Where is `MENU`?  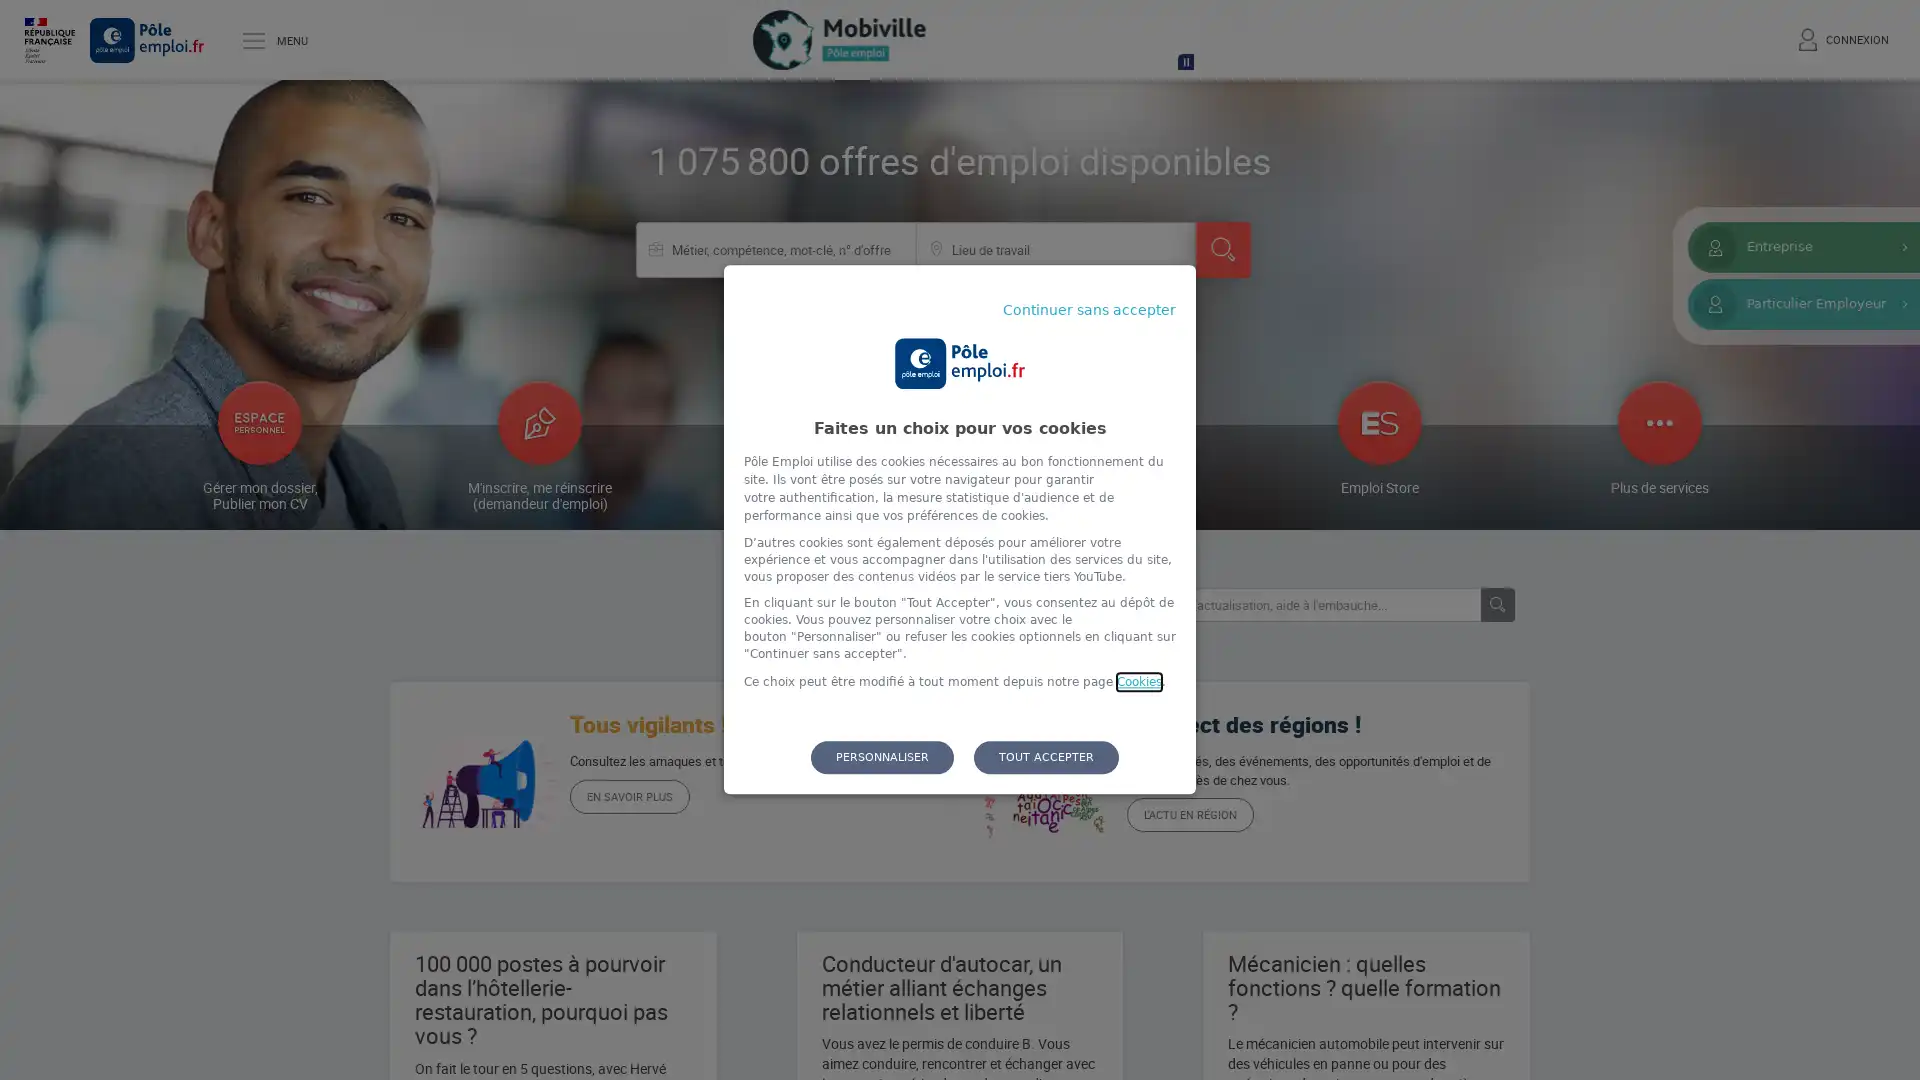 MENU is located at coordinates (275, 39).